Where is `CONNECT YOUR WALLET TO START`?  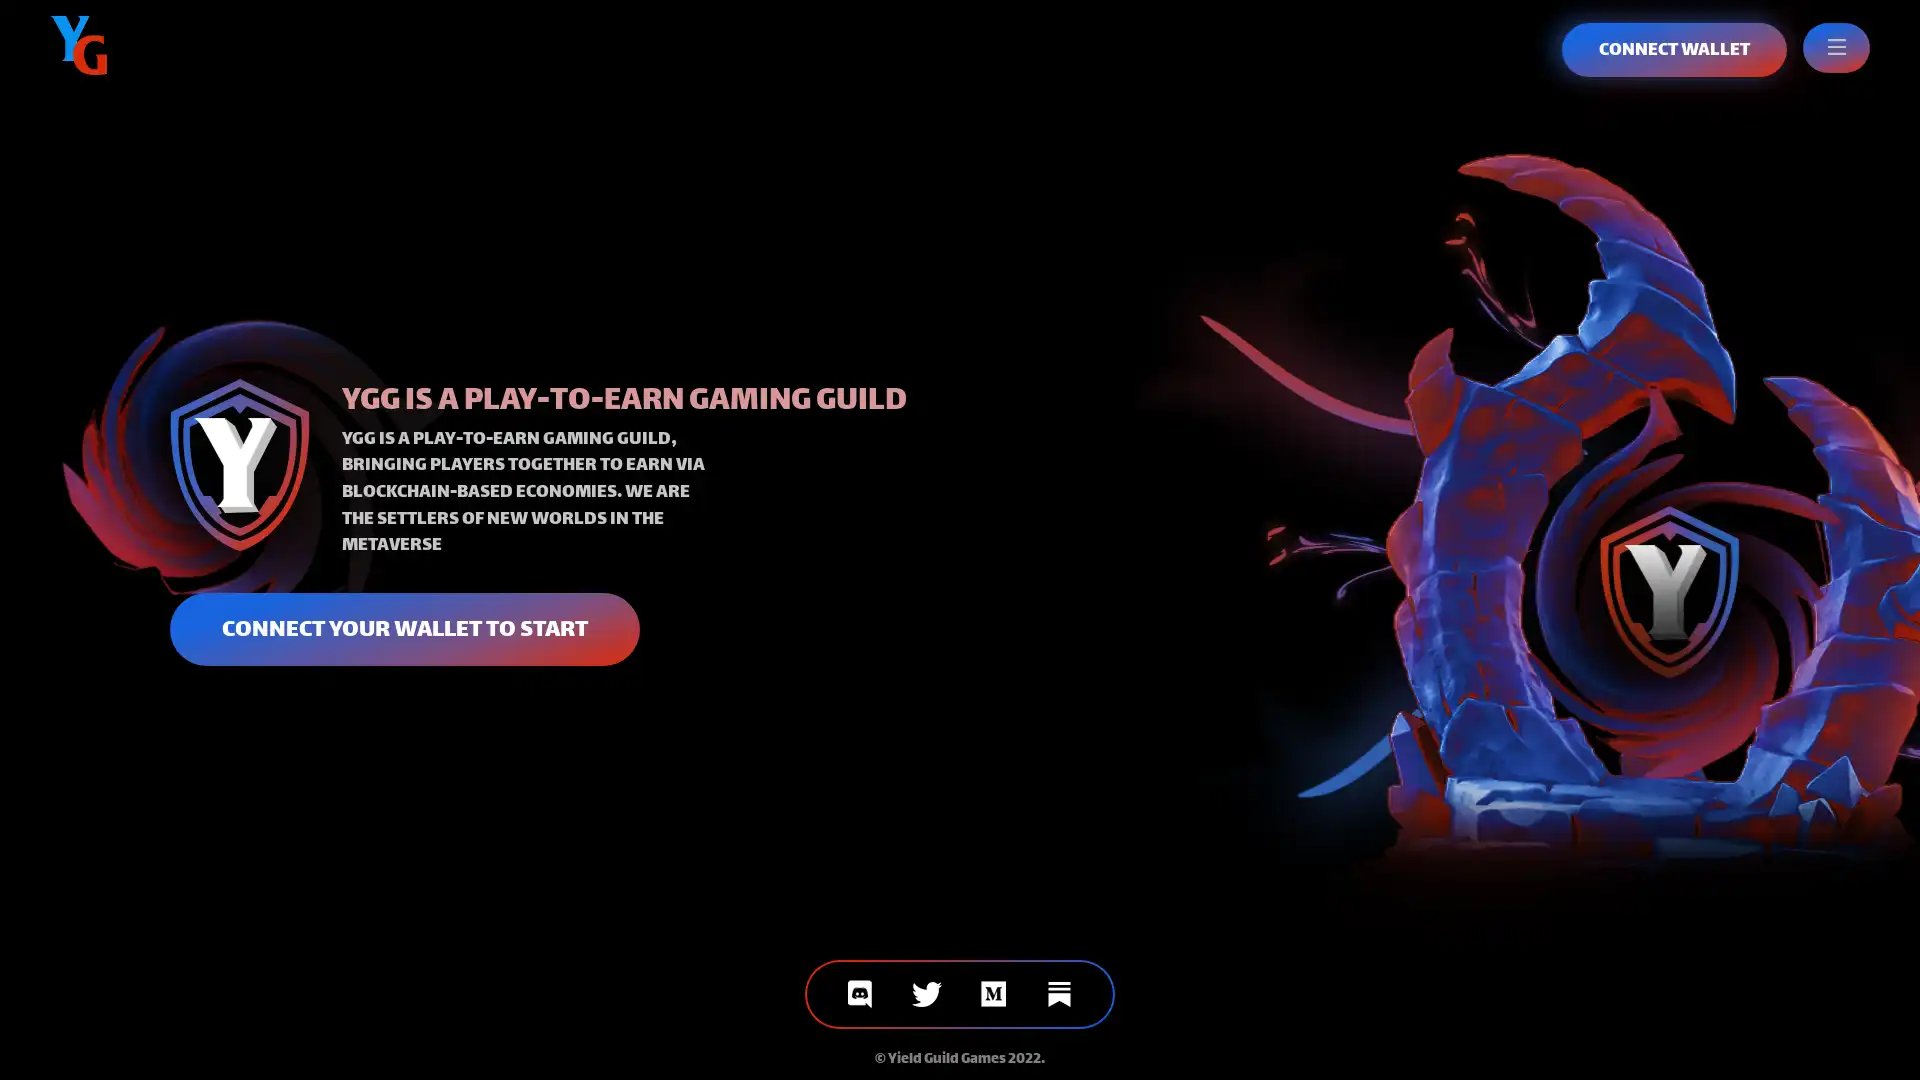 CONNECT YOUR WALLET TO START is located at coordinates (403, 627).